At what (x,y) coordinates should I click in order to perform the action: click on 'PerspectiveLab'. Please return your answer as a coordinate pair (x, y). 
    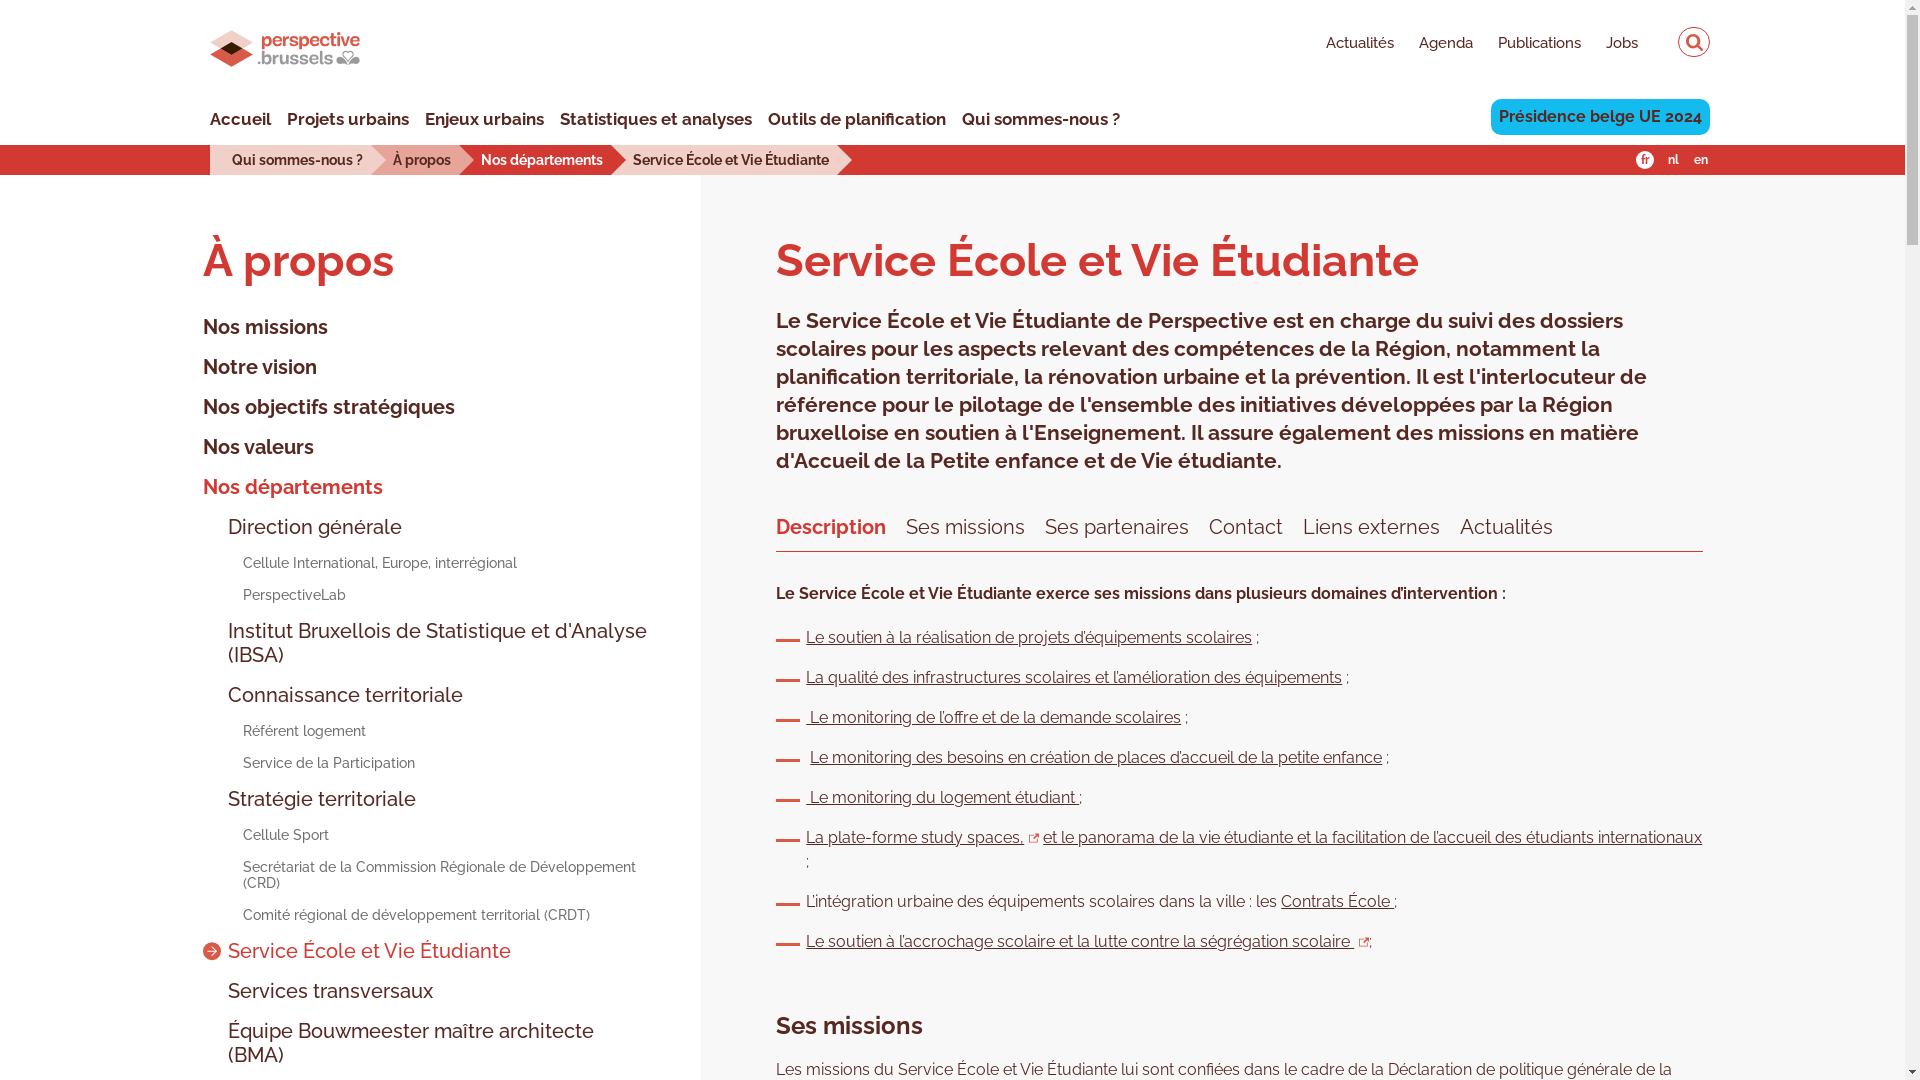
    Looking at the image, I should click on (272, 593).